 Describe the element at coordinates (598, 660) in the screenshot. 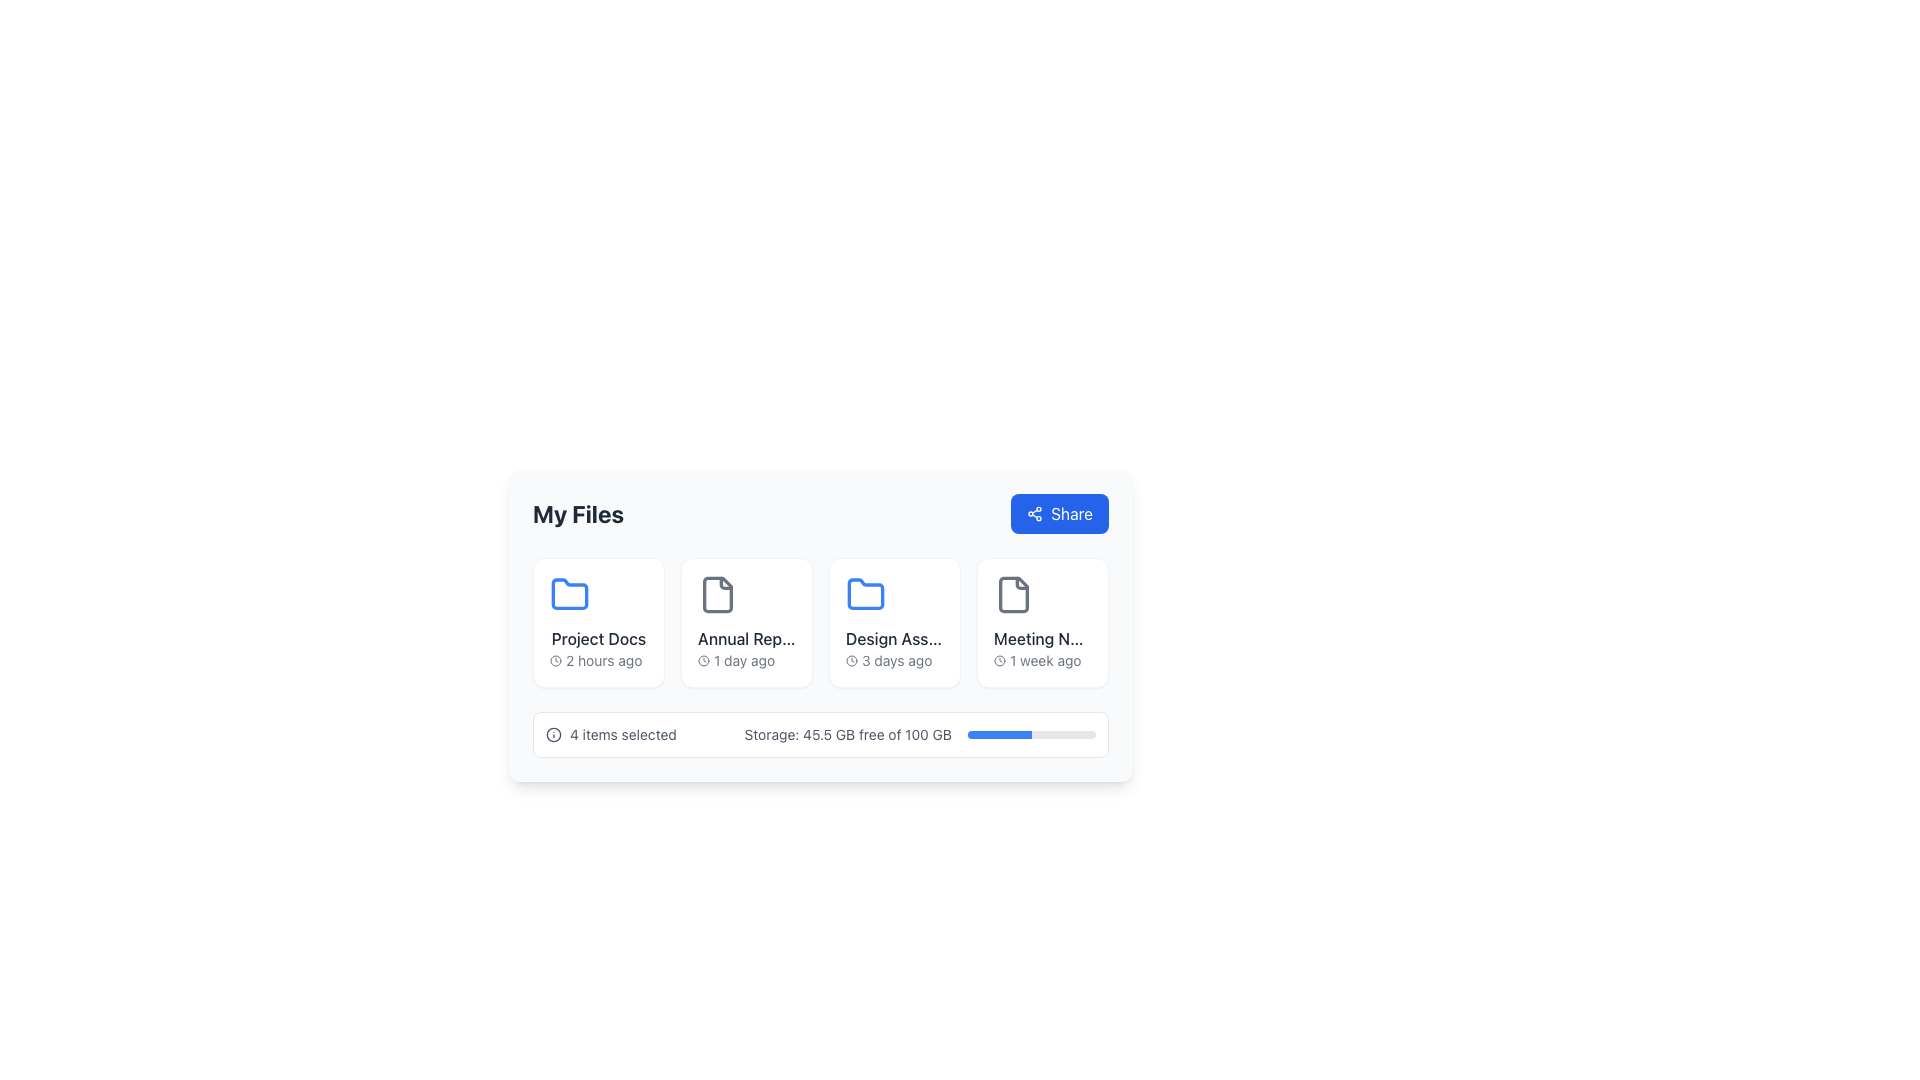

I see `the text label displaying '2 hours ago' with a clock icon, located below the title 'Project Docs' in the card layout` at that location.